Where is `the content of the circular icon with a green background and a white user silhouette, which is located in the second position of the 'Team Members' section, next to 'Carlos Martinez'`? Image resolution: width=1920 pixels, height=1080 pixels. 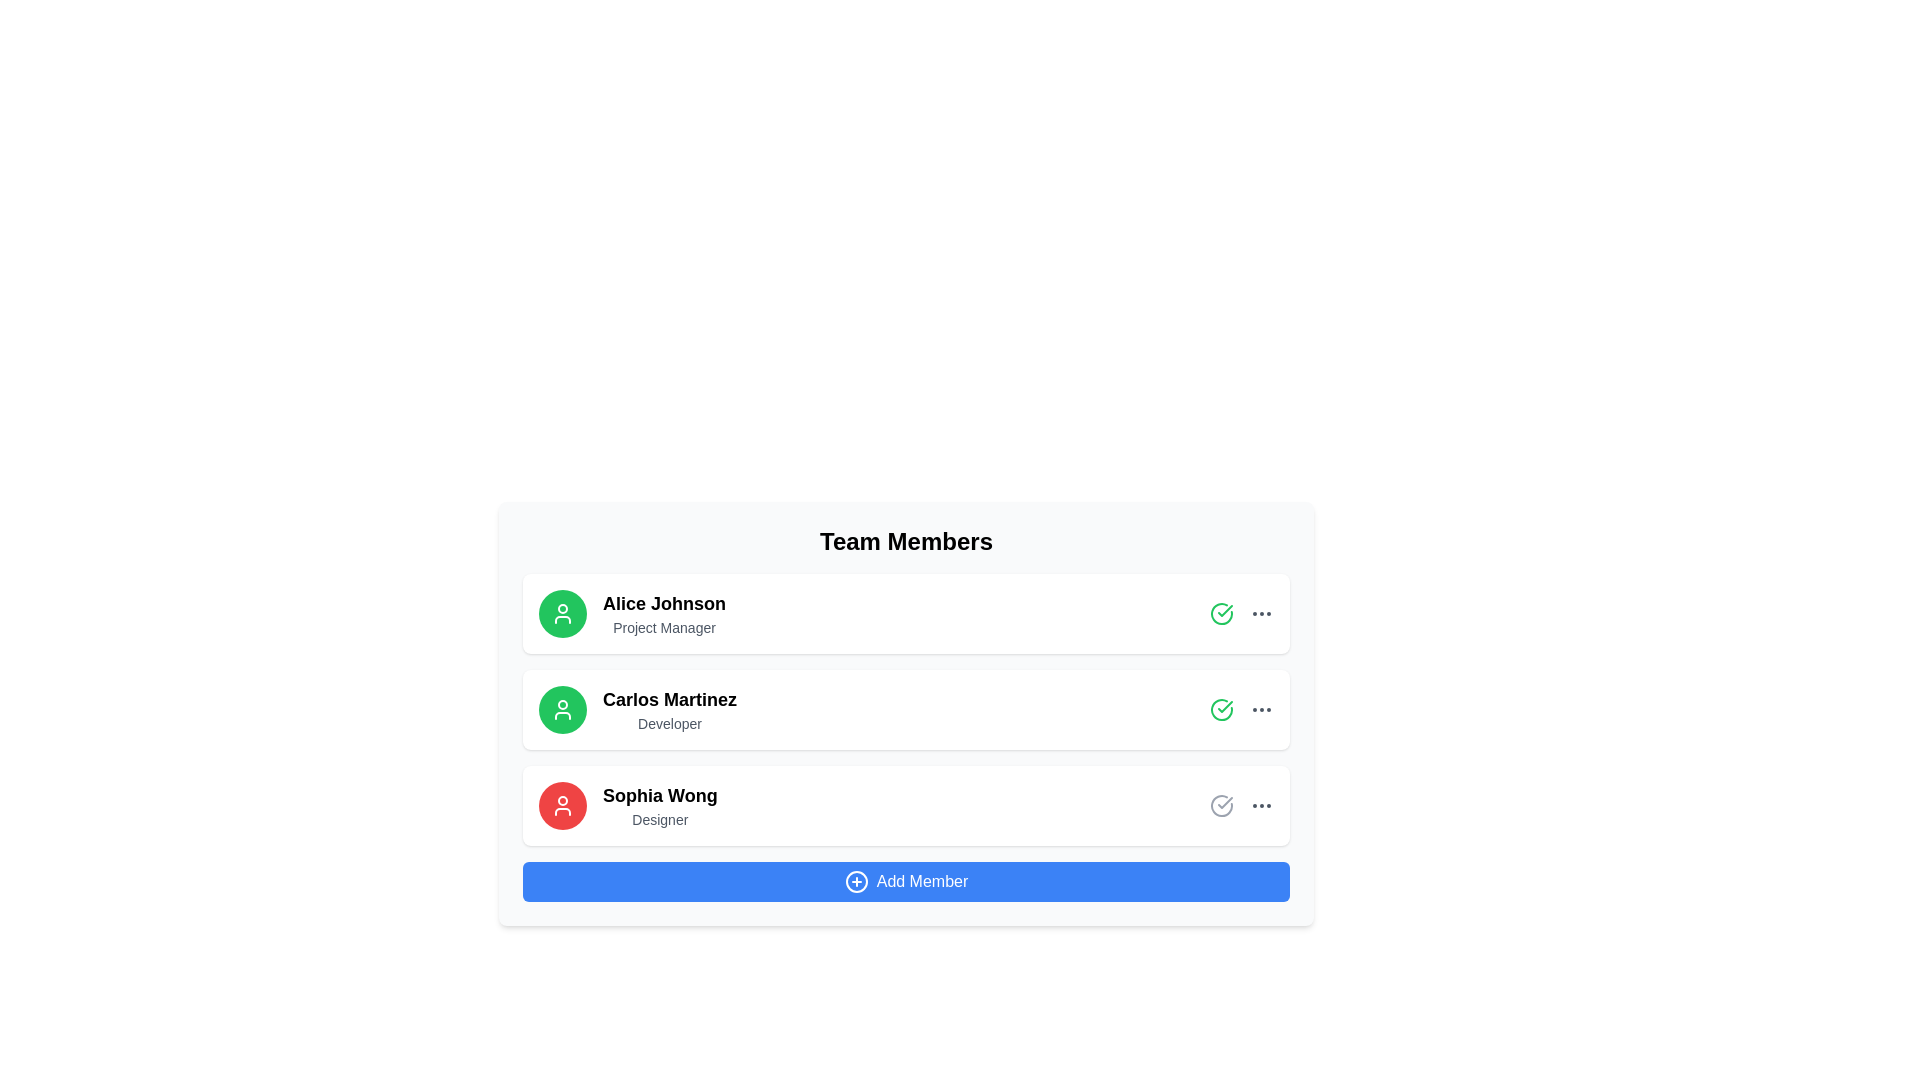
the content of the circular icon with a green background and a white user silhouette, which is located in the second position of the 'Team Members' section, next to 'Carlos Martinez' is located at coordinates (561, 708).